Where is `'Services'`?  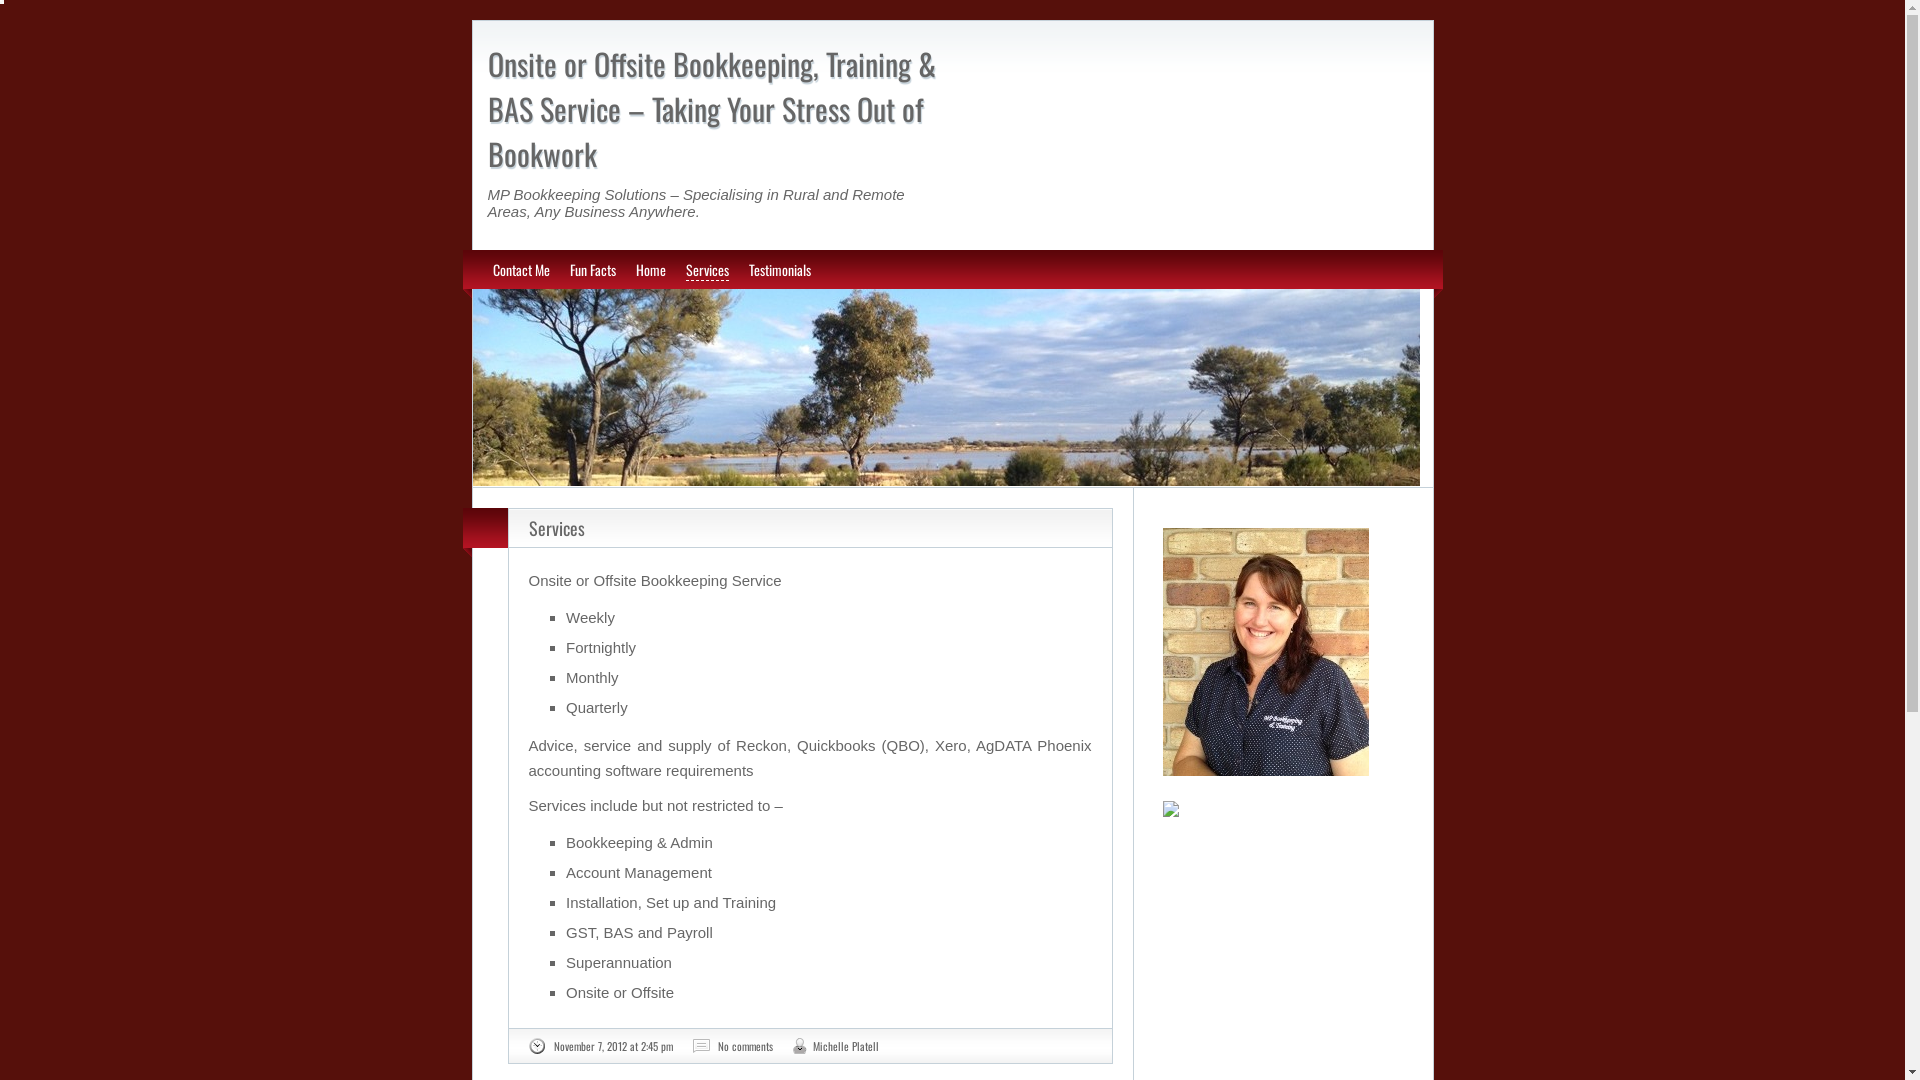 'Services' is located at coordinates (556, 527).